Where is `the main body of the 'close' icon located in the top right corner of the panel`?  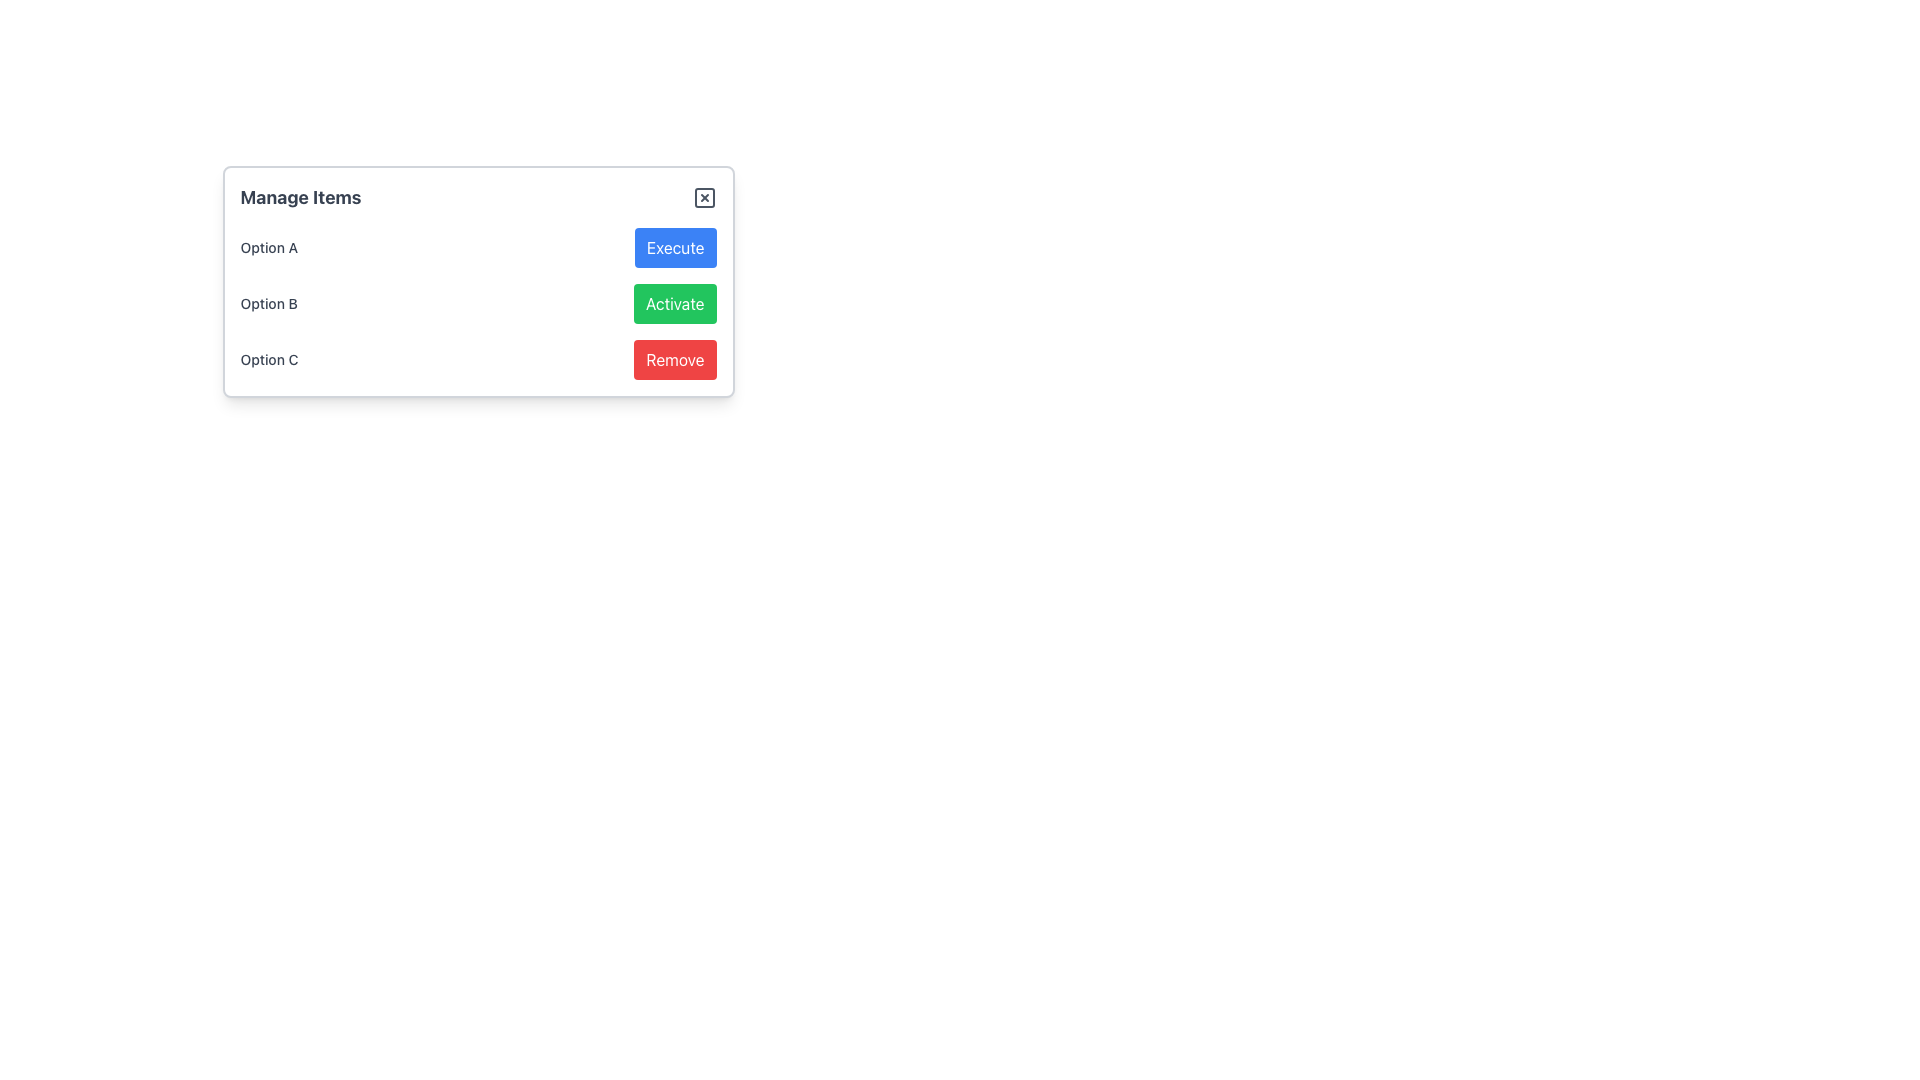 the main body of the 'close' icon located in the top right corner of the panel is located at coordinates (704, 197).